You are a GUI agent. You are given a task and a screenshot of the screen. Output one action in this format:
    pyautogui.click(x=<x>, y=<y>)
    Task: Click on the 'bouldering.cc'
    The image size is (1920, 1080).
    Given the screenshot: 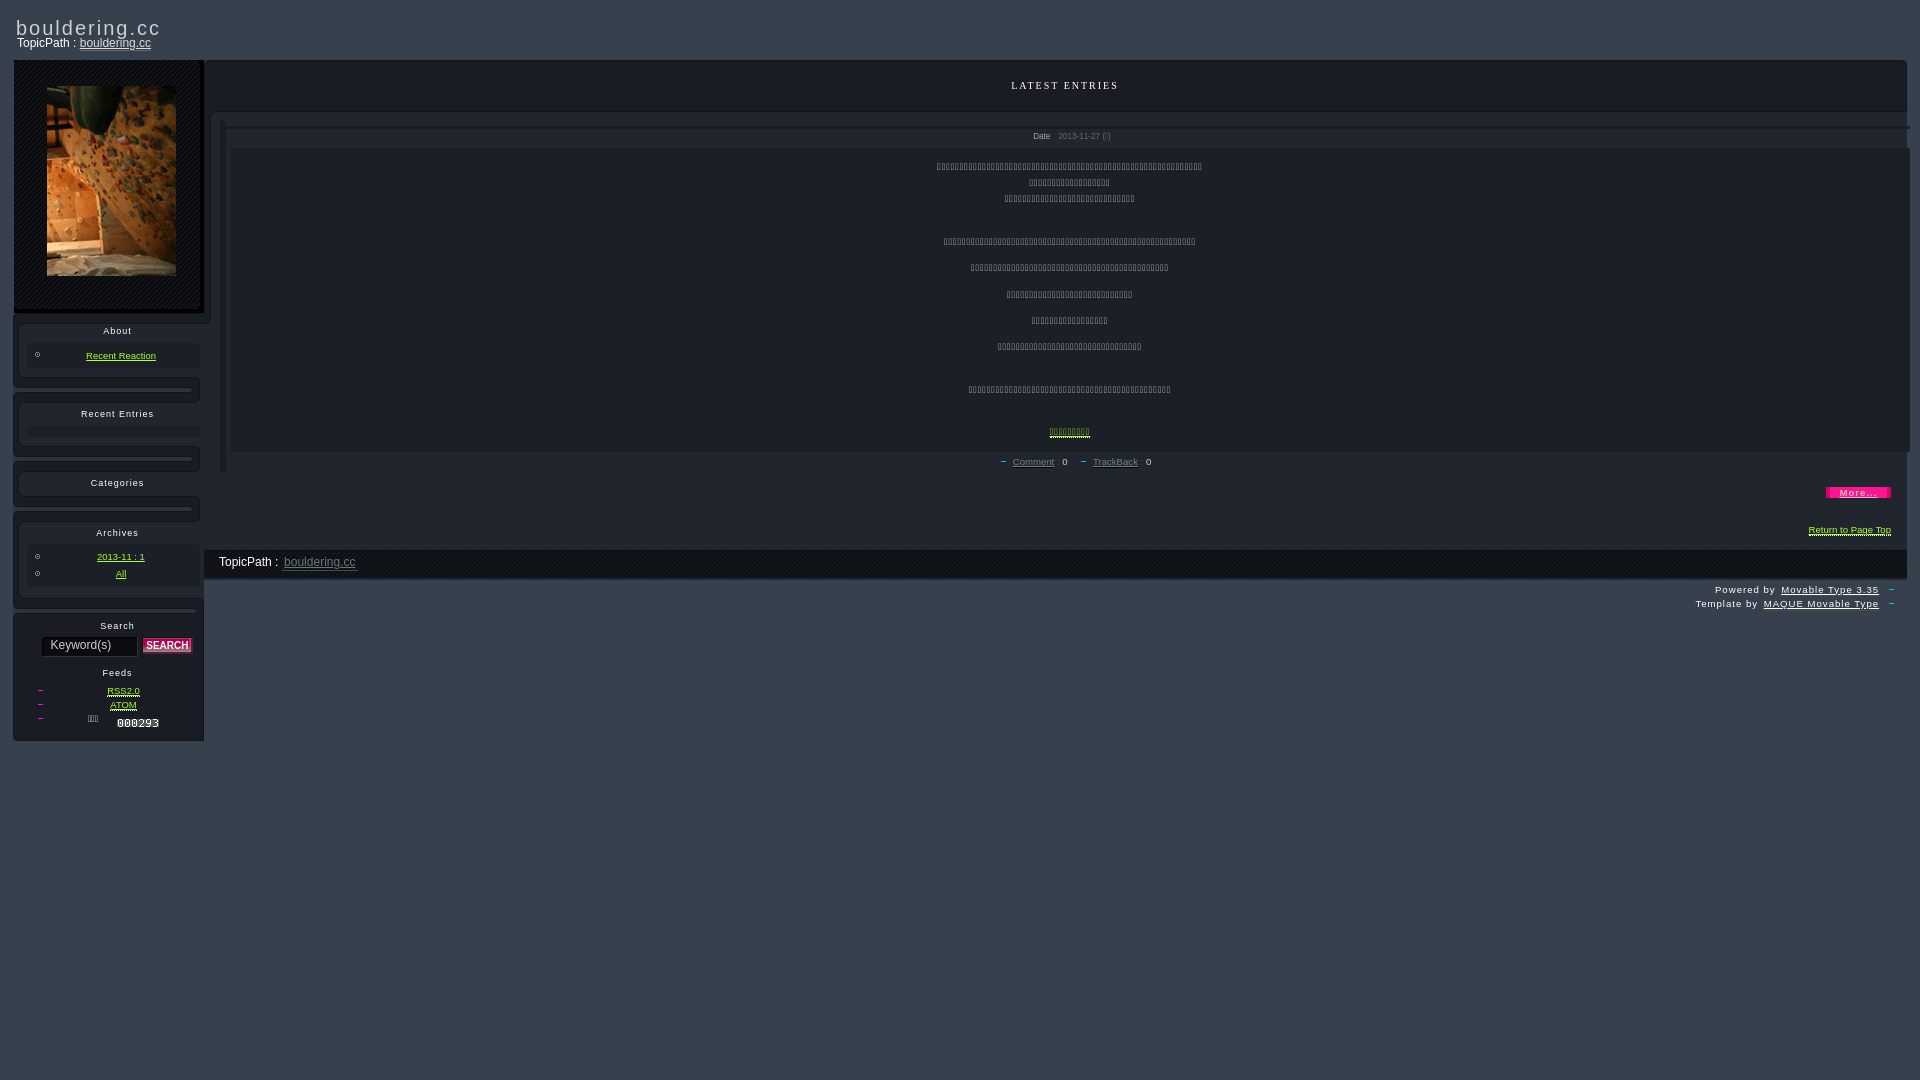 What is the action you would take?
    pyautogui.click(x=320, y=562)
    